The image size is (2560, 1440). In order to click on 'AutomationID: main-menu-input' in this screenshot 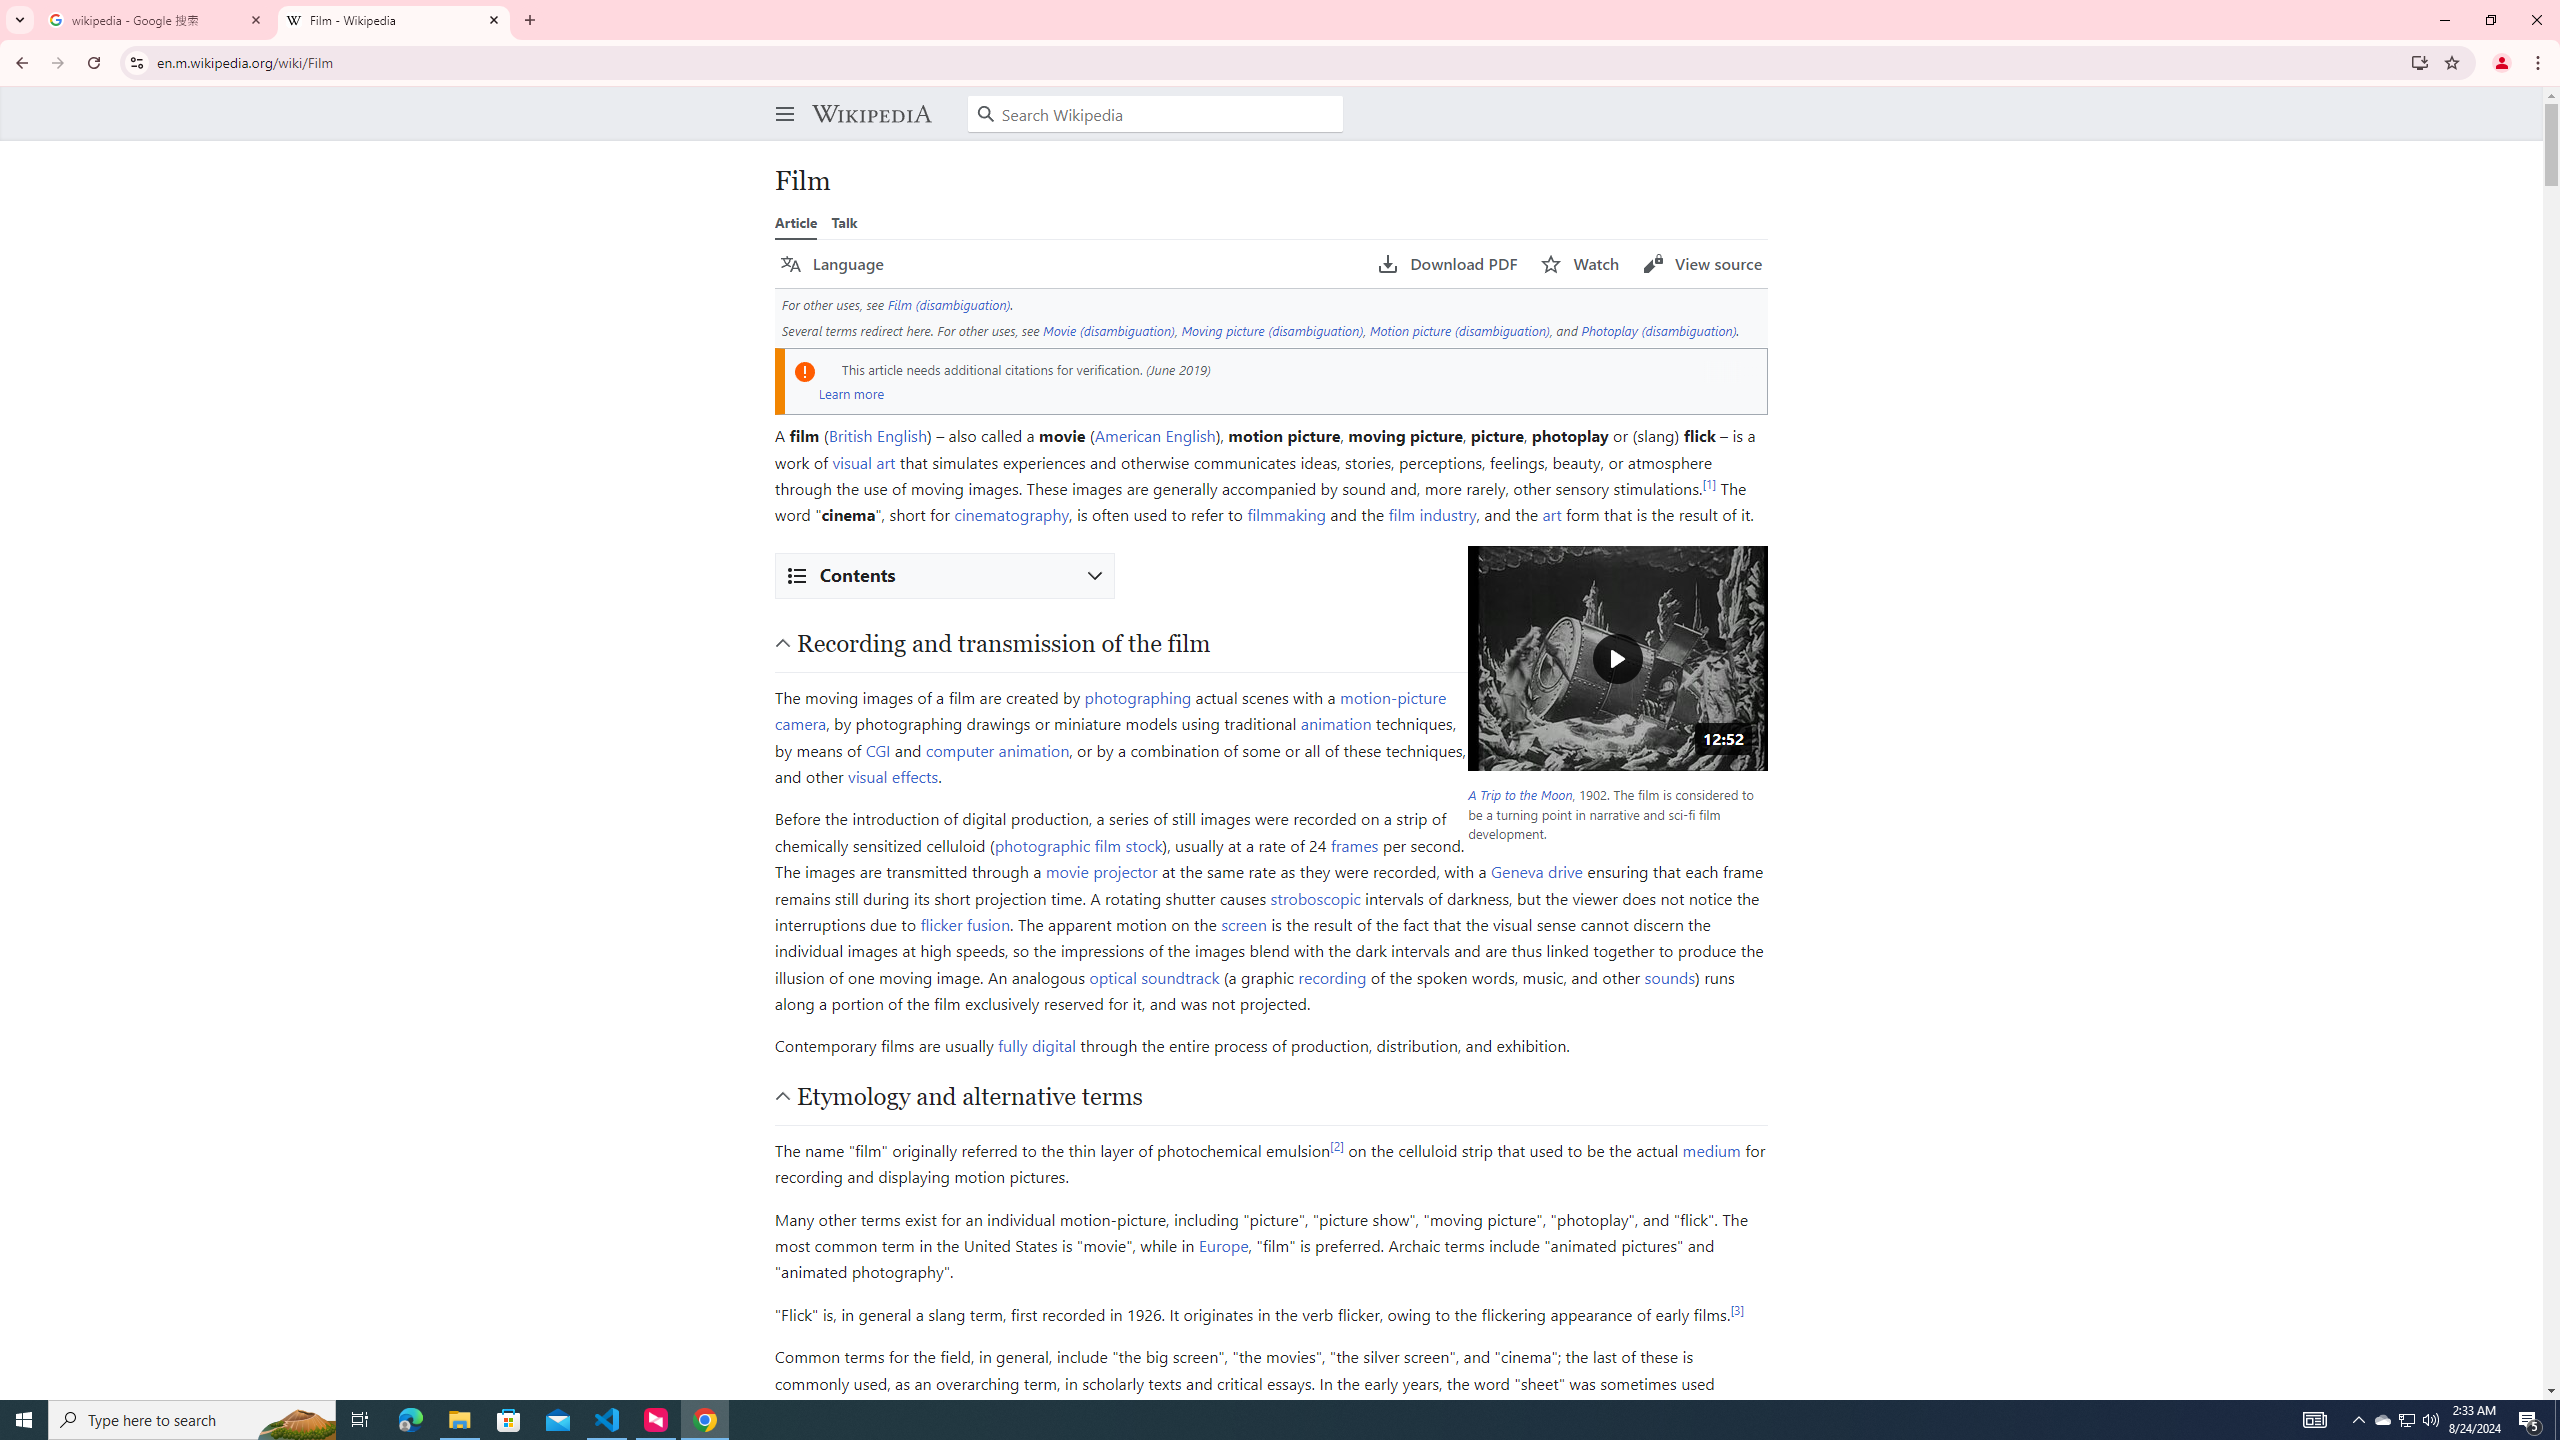, I will do `click(779, 97)`.